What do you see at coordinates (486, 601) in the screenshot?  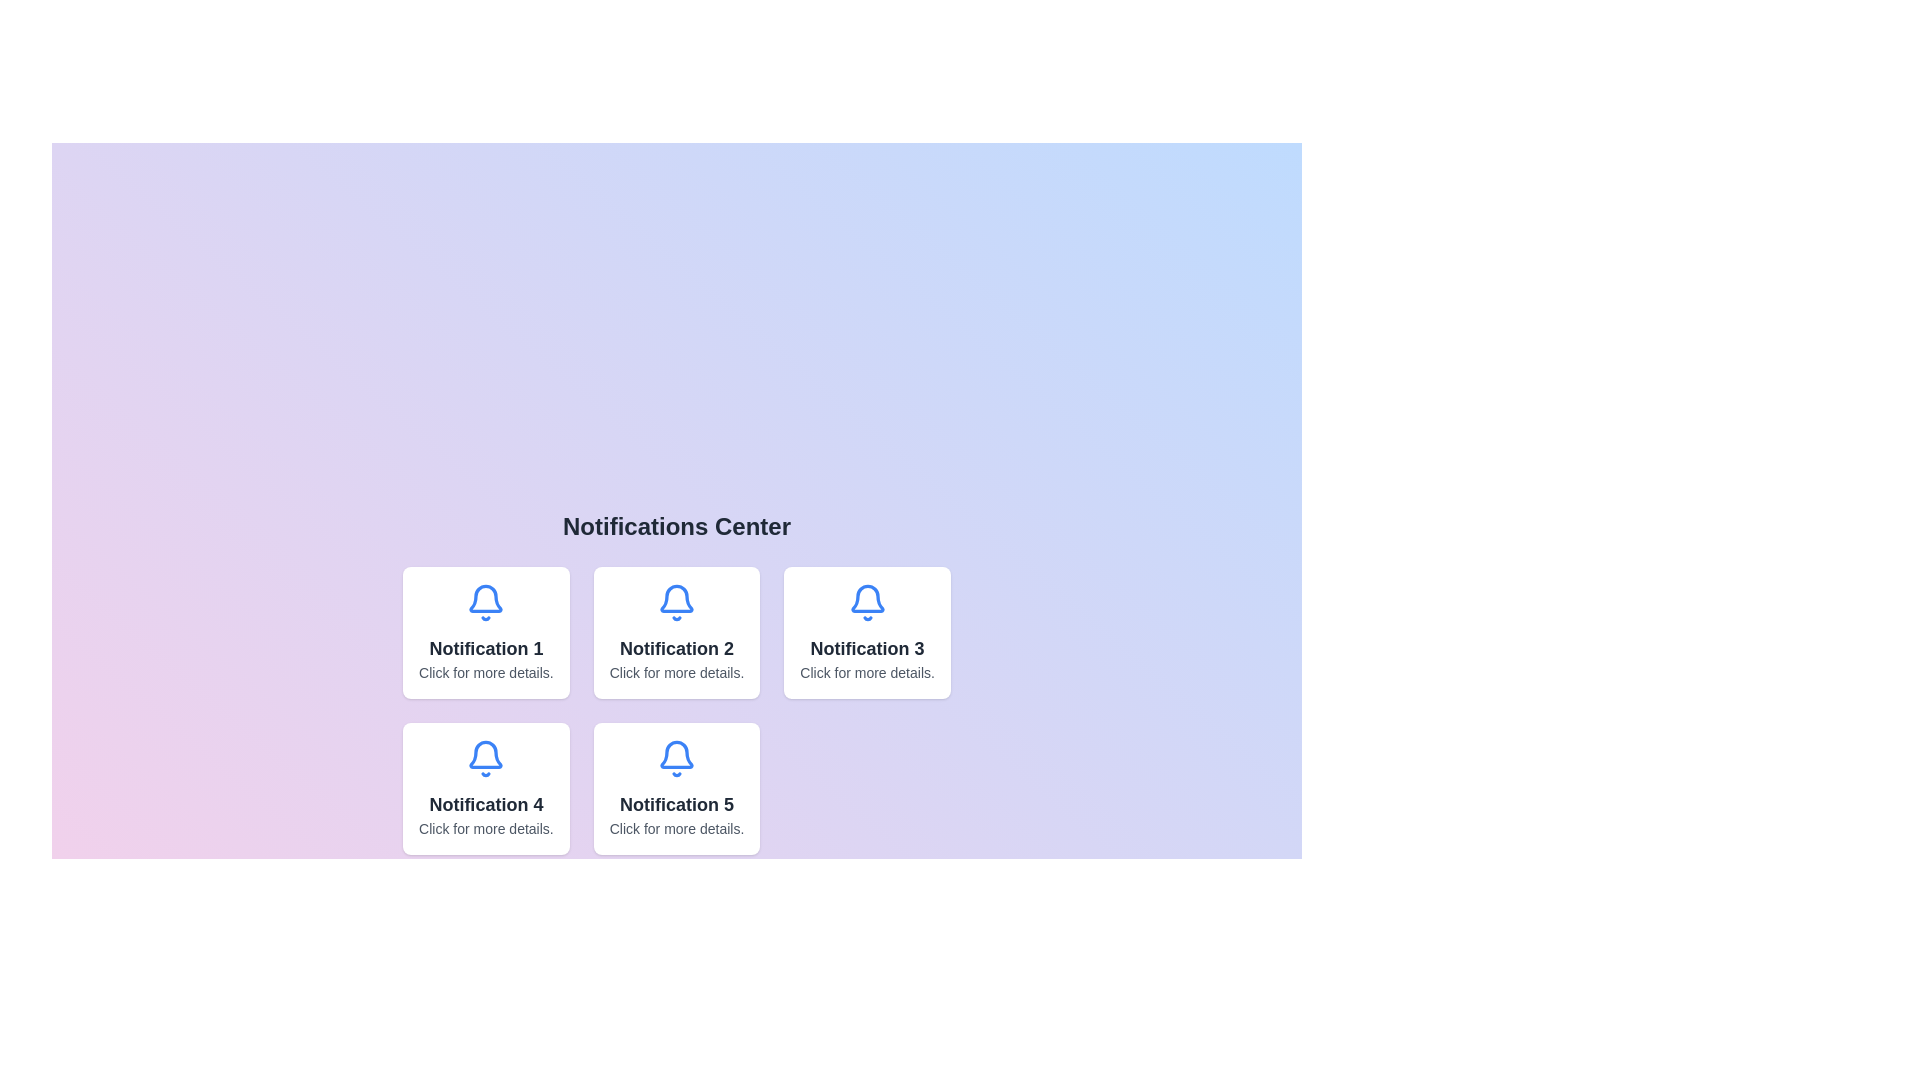 I see `the blue notification bell icon` at bounding box center [486, 601].